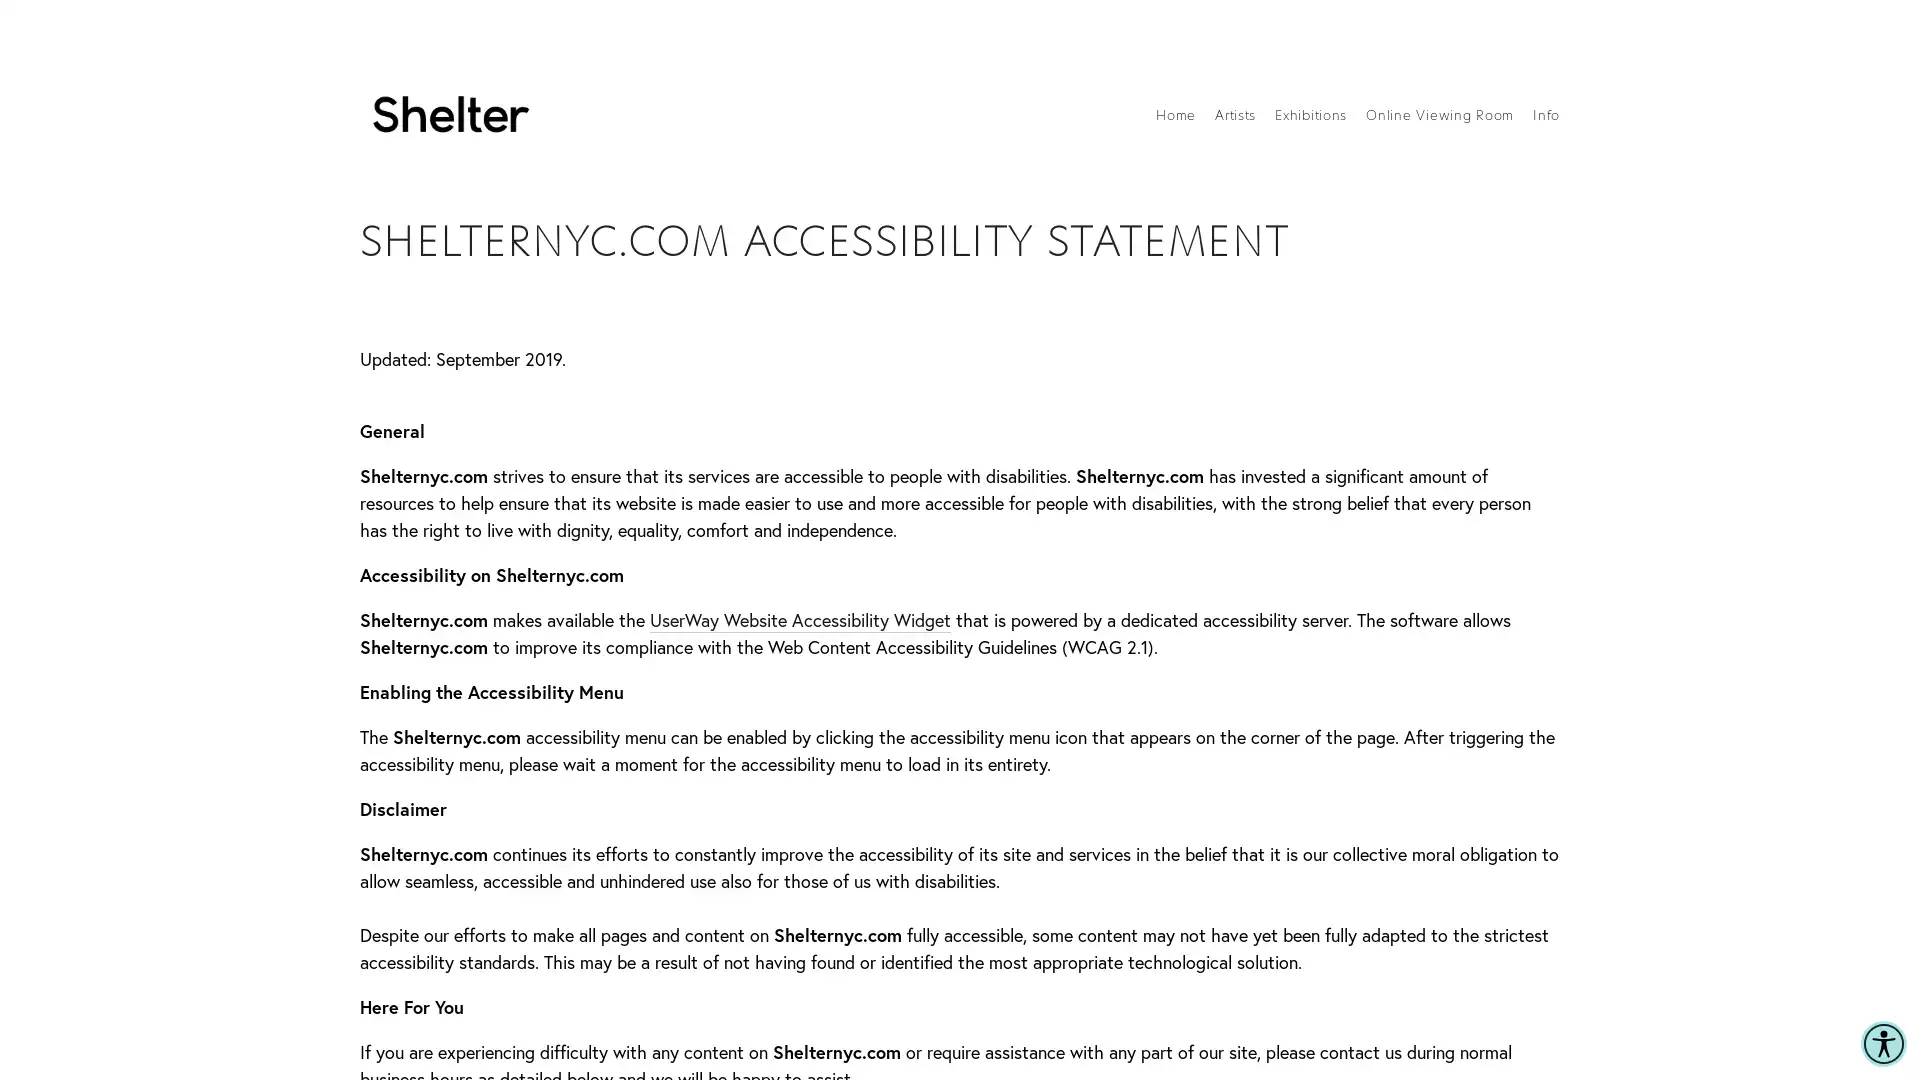 This screenshot has width=1920, height=1080. Describe the element at coordinates (1882, 1043) in the screenshot. I see `Accessibility Menu` at that location.